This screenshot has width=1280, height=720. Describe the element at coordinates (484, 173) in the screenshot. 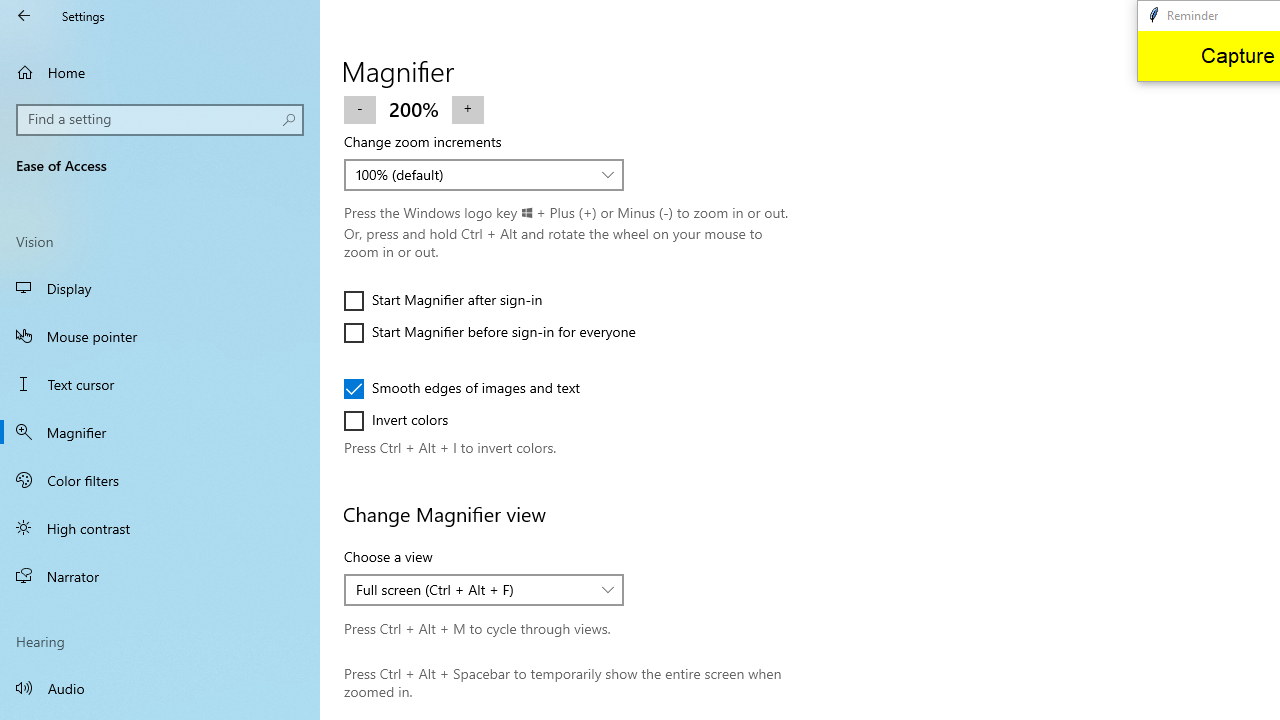

I see `'Change zoom increments'` at that location.